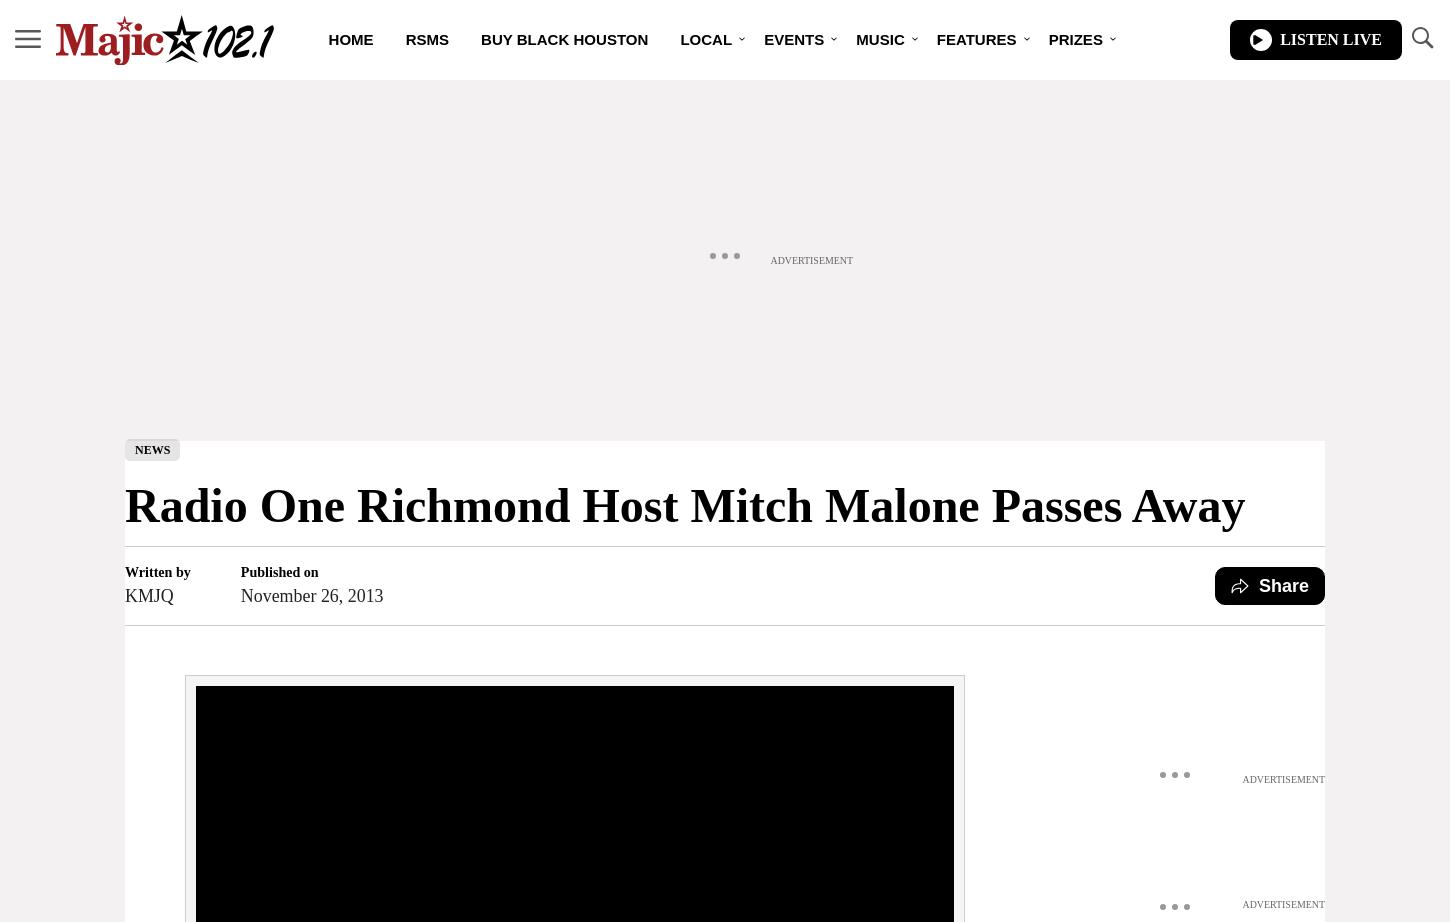  Describe the element at coordinates (558, 308) in the screenshot. I see `'Receive Our Newsletter!'` at that location.